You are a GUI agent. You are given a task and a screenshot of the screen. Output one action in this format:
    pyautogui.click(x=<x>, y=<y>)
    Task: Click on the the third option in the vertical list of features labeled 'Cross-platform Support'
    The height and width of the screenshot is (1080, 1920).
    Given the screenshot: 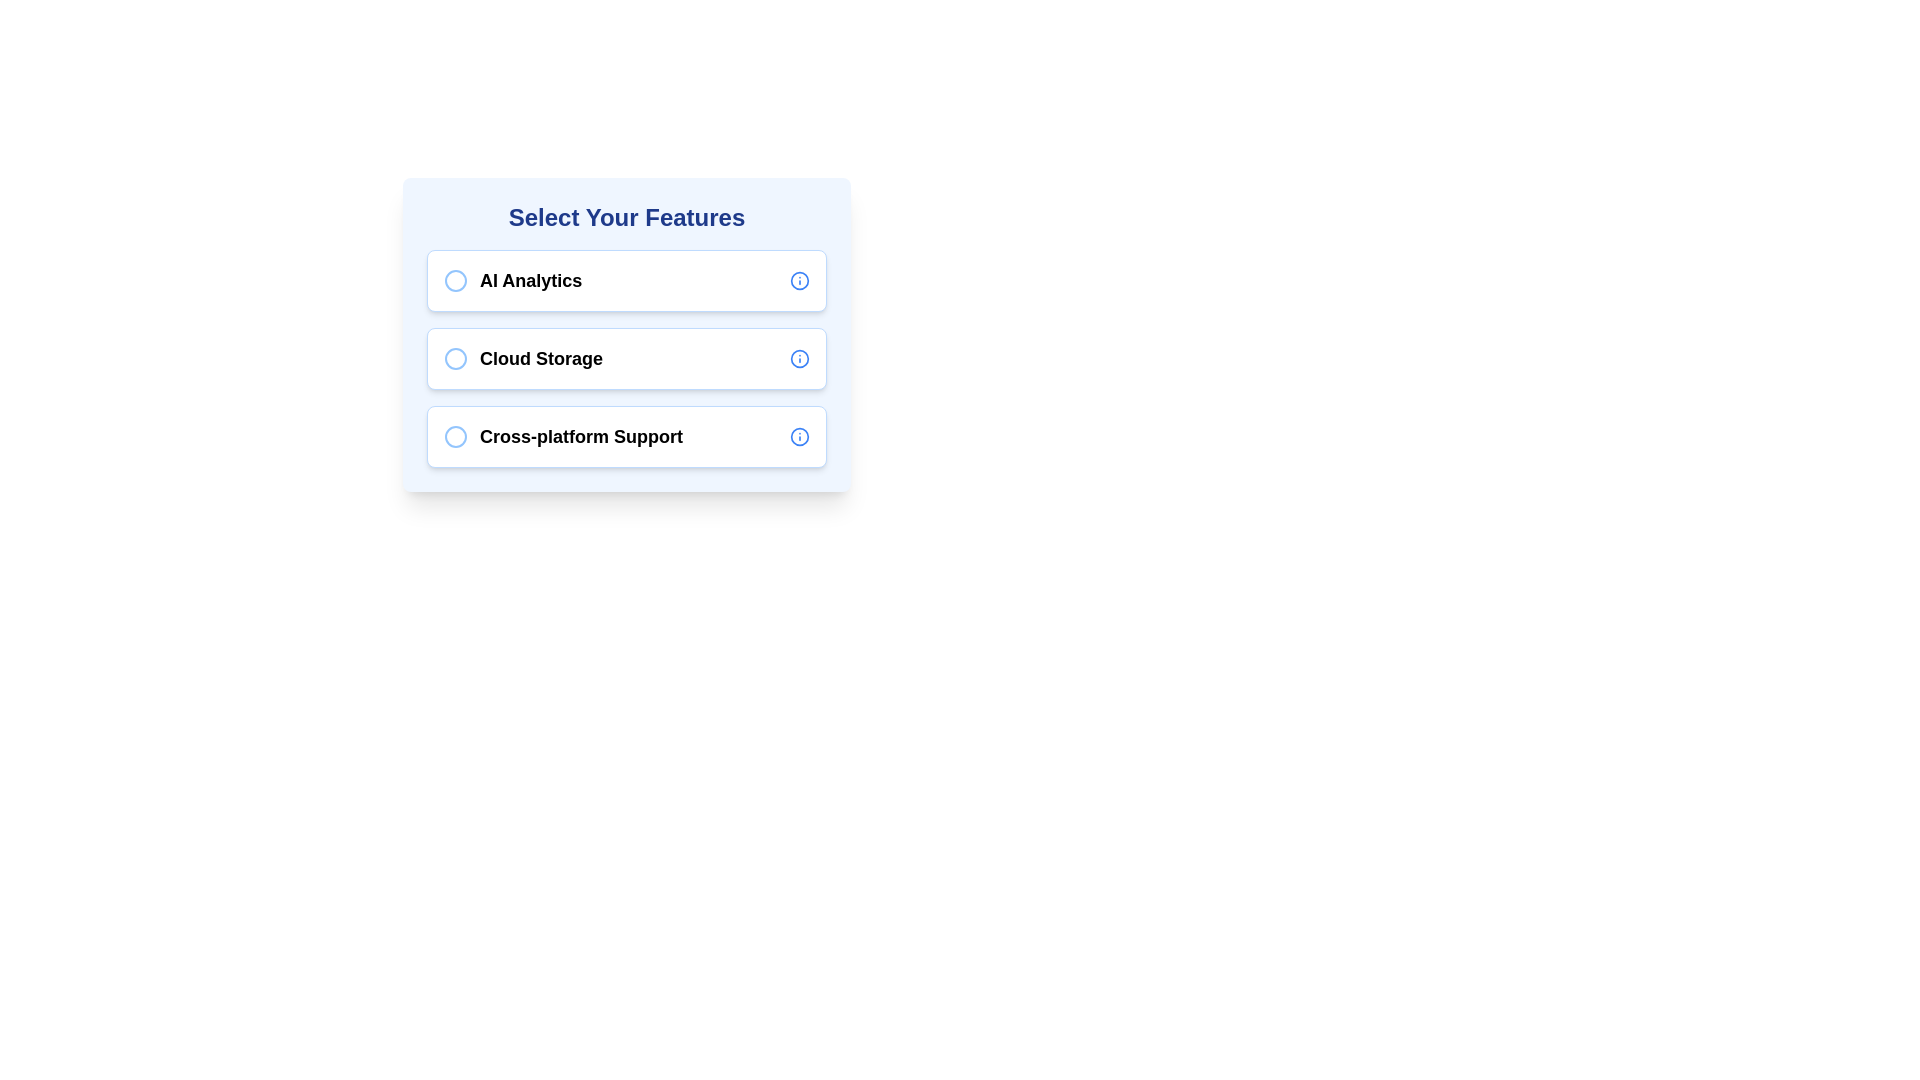 What is the action you would take?
    pyautogui.click(x=626, y=435)
    